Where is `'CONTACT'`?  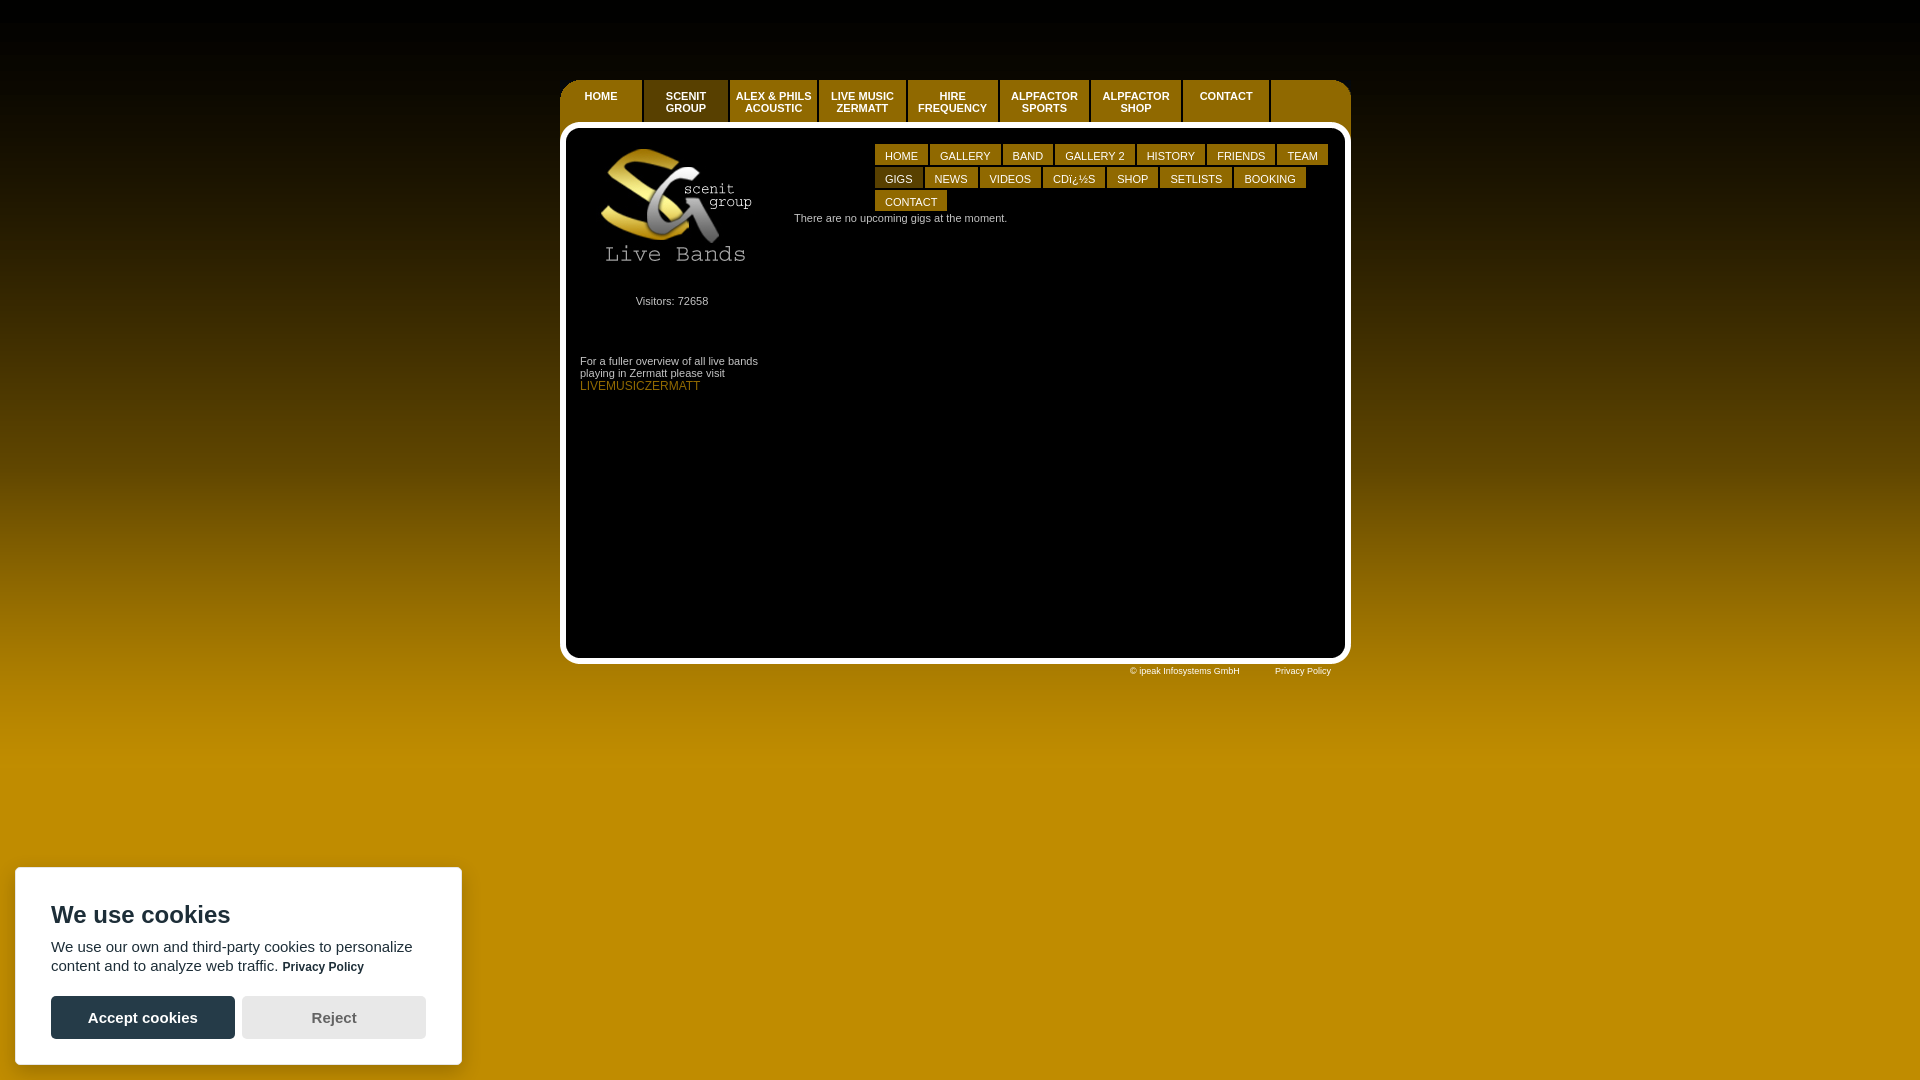 'CONTACT' is located at coordinates (1225, 96).